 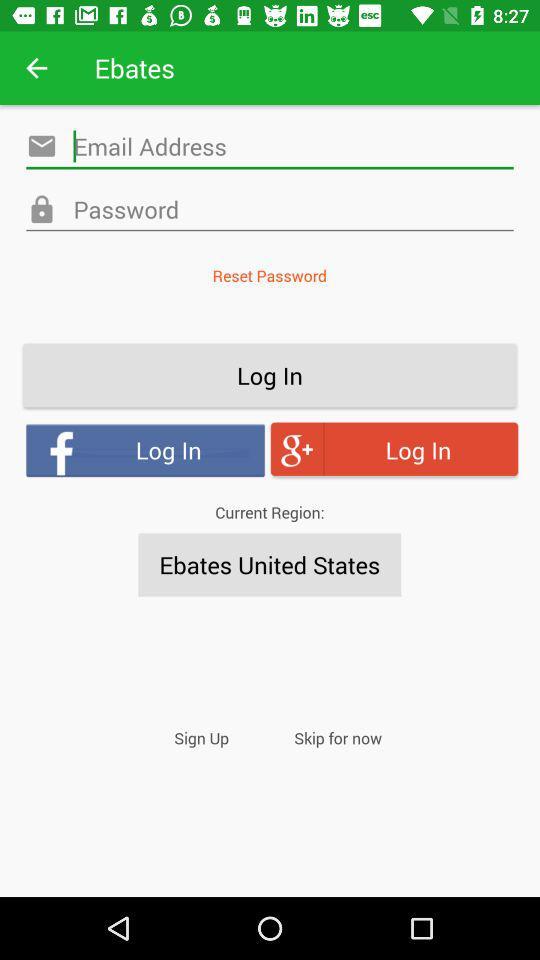 I want to click on put password in, so click(x=270, y=210).